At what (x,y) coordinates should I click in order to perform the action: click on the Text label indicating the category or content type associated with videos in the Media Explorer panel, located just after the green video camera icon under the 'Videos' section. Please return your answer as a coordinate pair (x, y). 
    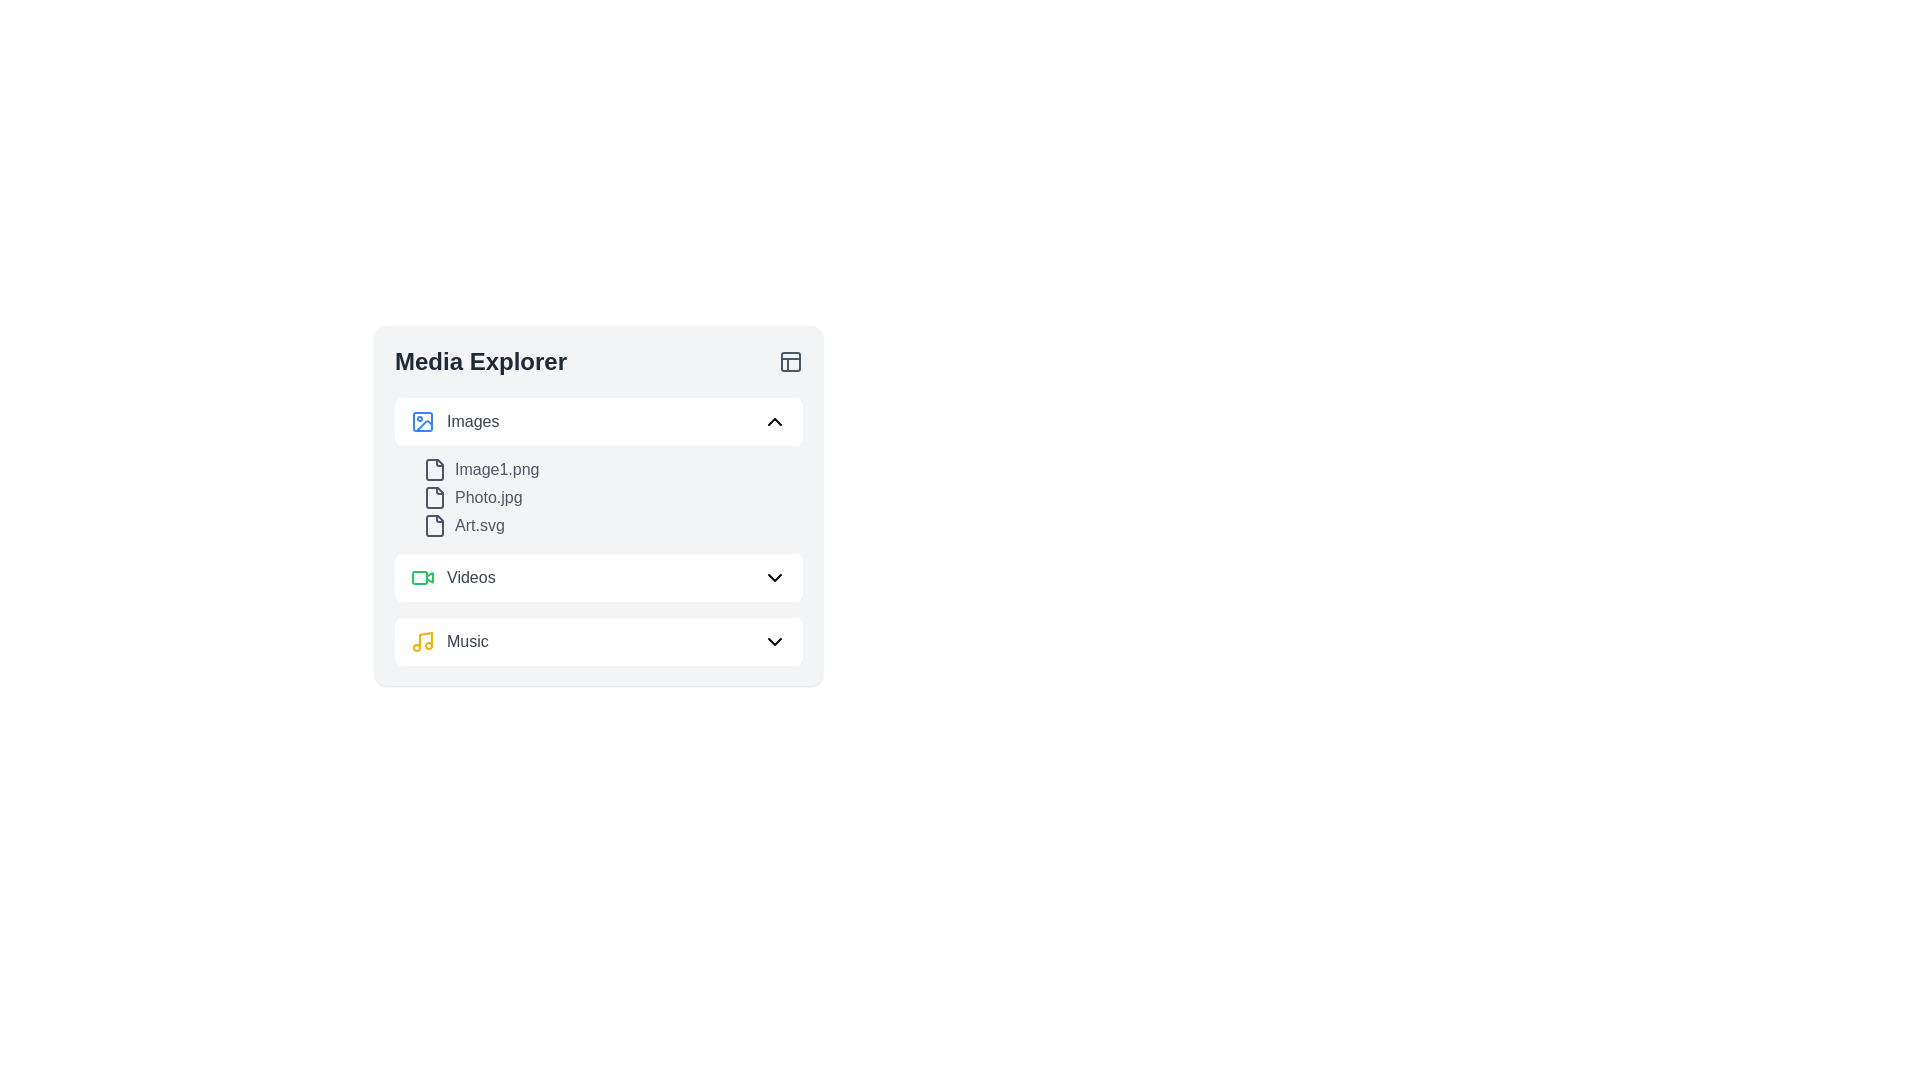
    Looking at the image, I should click on (452, 578).